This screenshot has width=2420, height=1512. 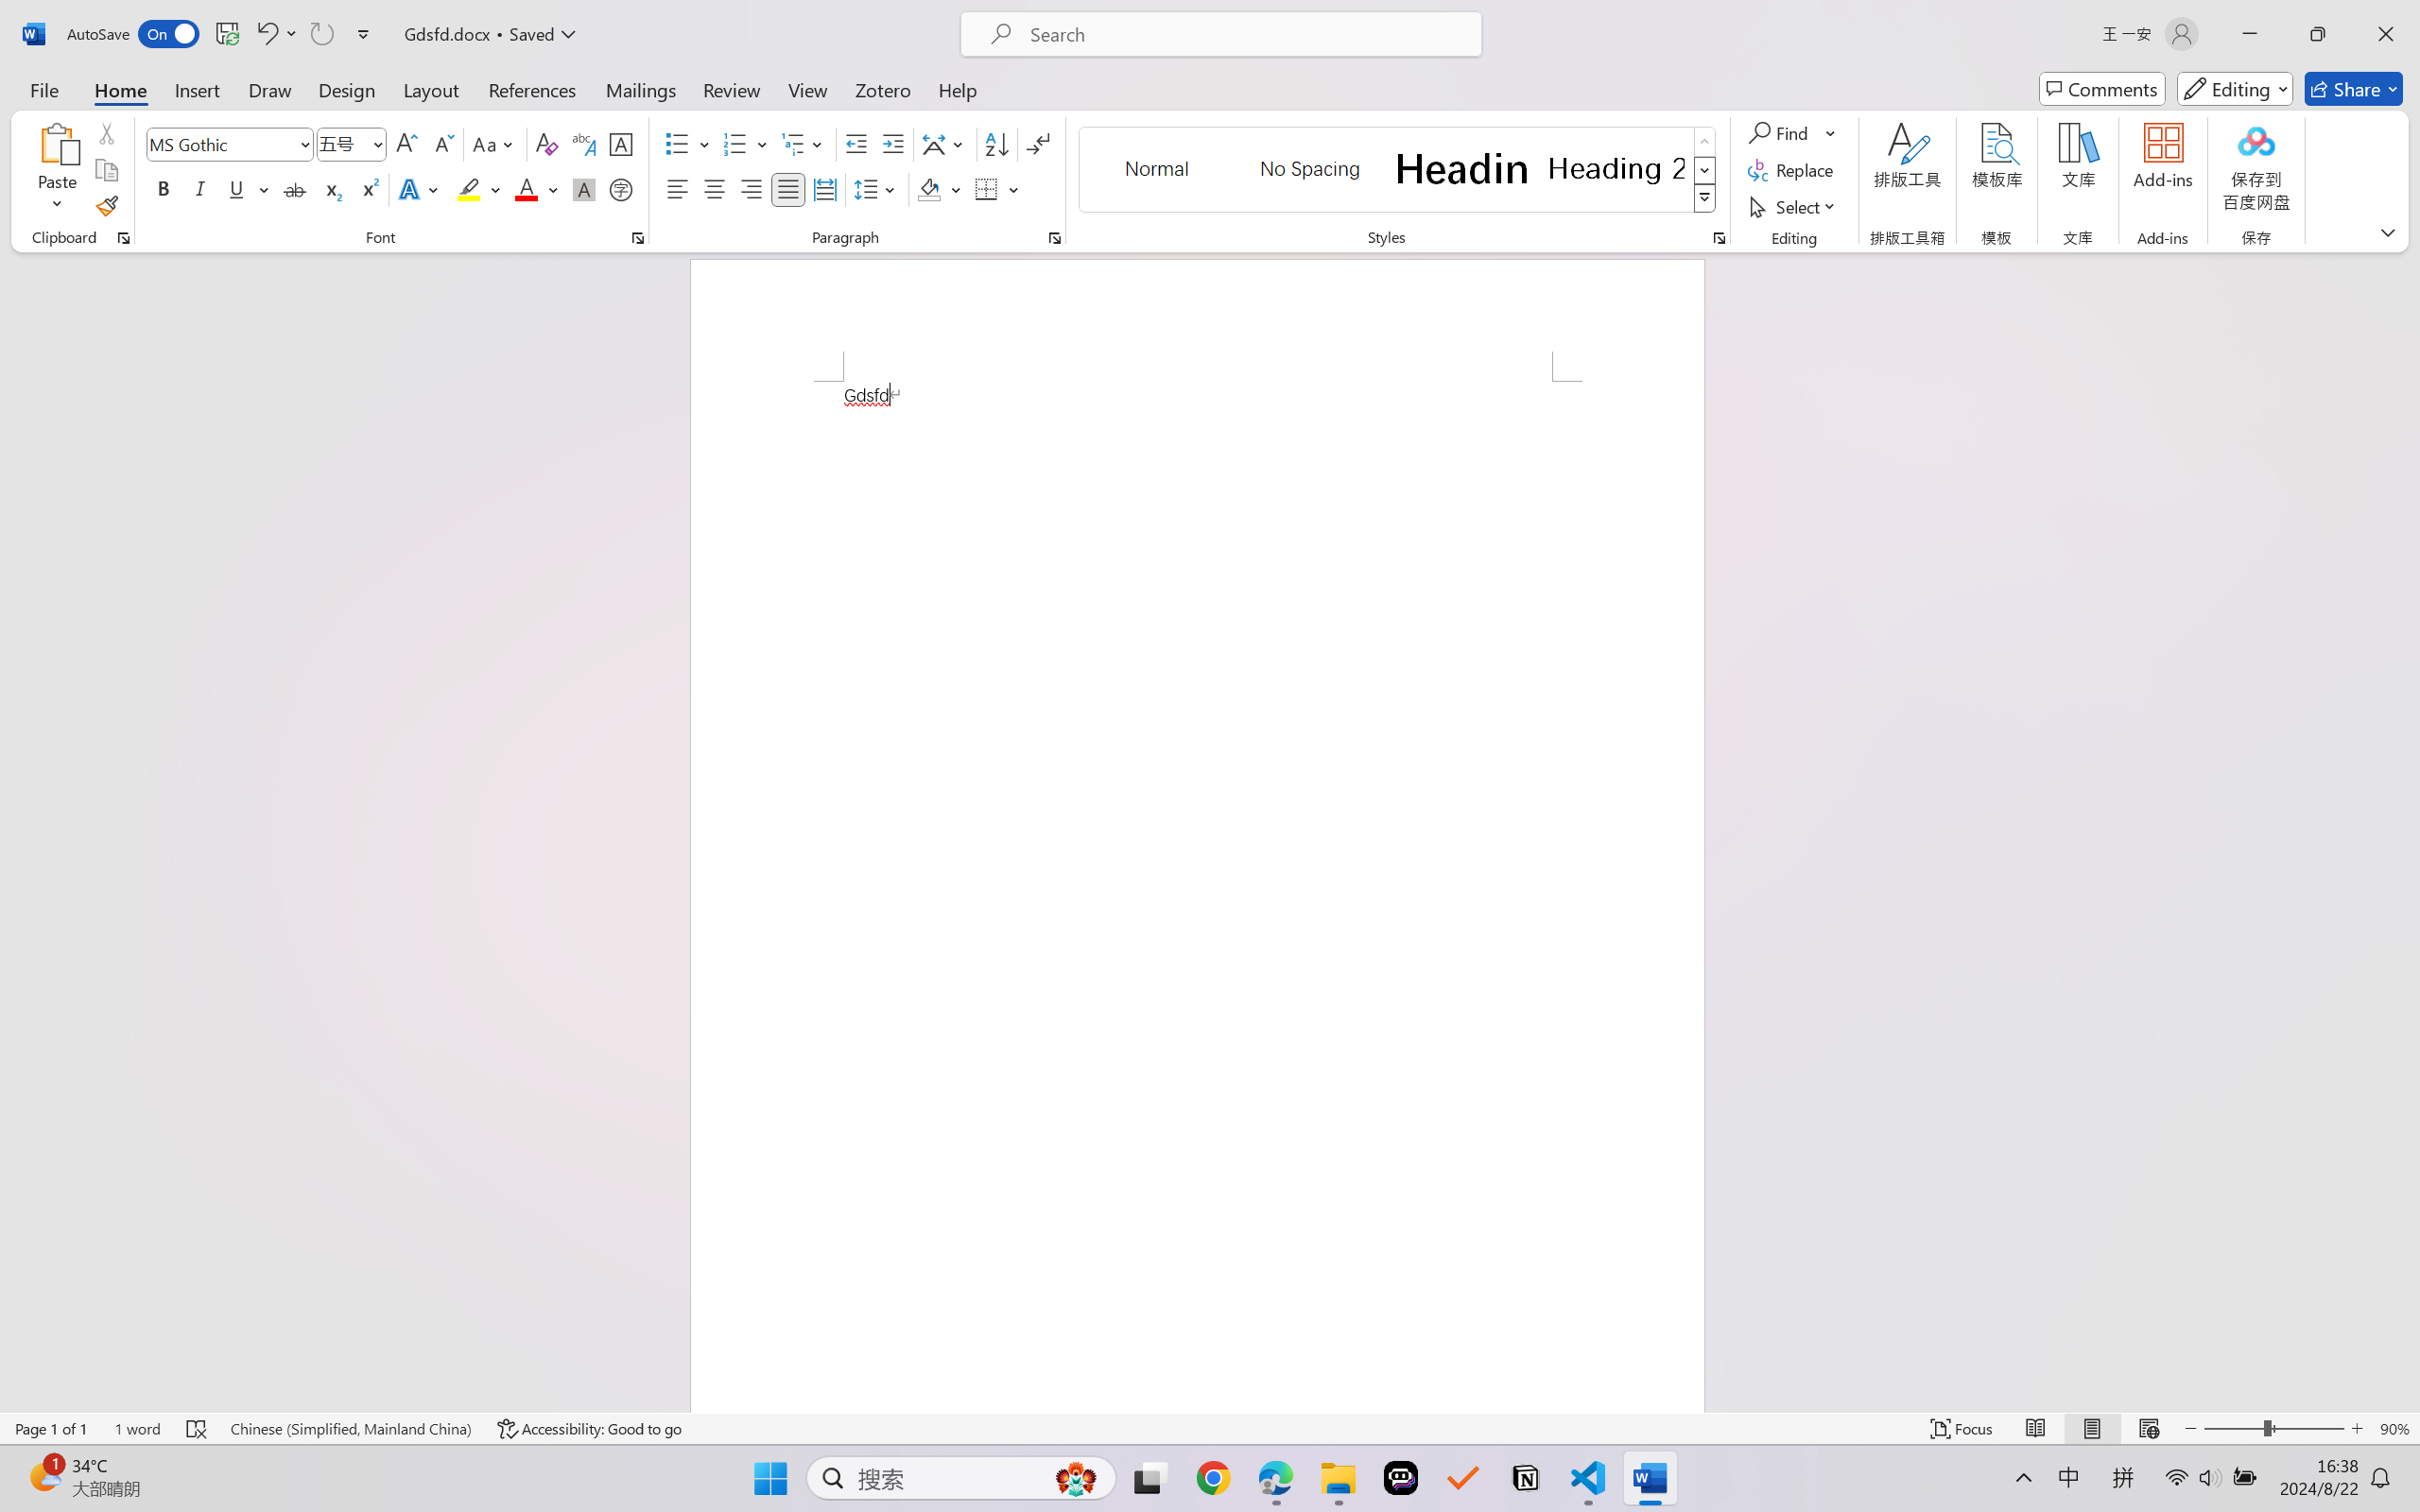 What do you see at coordinates (1791, 170) in the screenshot?
I see `'Replace...'` at bounding box center [1791, 170].